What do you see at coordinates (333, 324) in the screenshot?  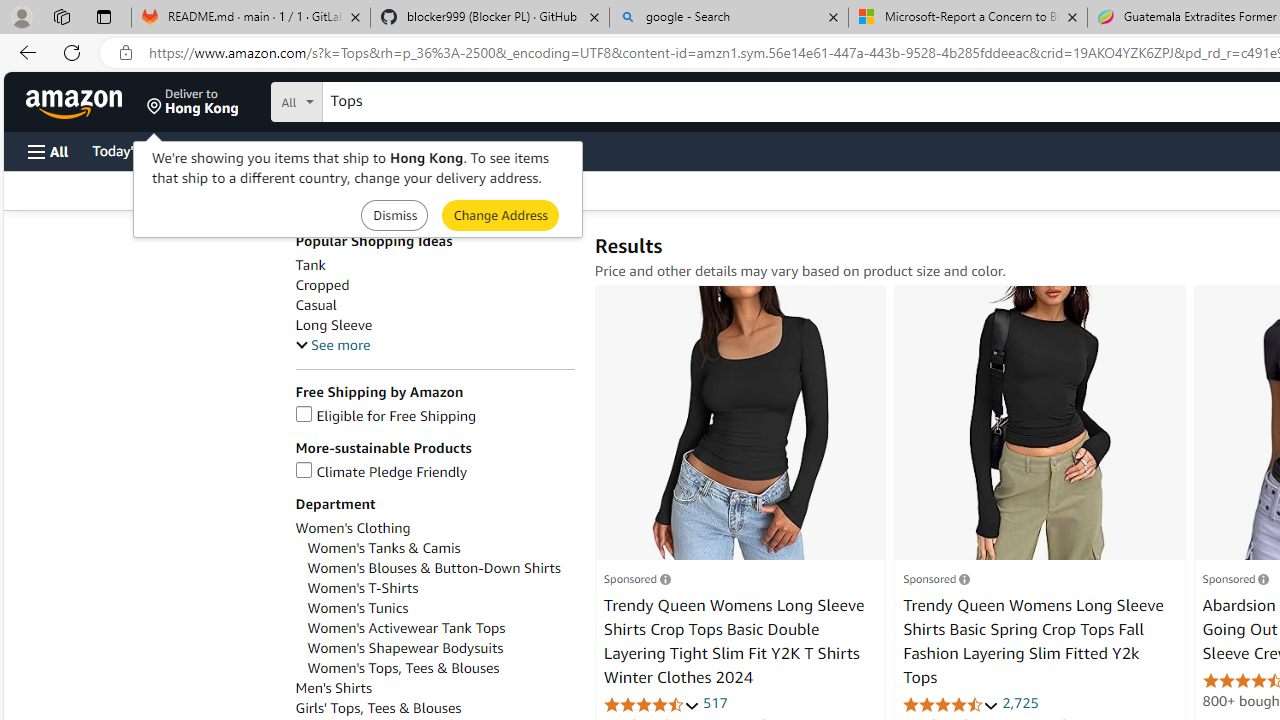 I see `'Long Sleeve'` at bounding box center [333, 324].